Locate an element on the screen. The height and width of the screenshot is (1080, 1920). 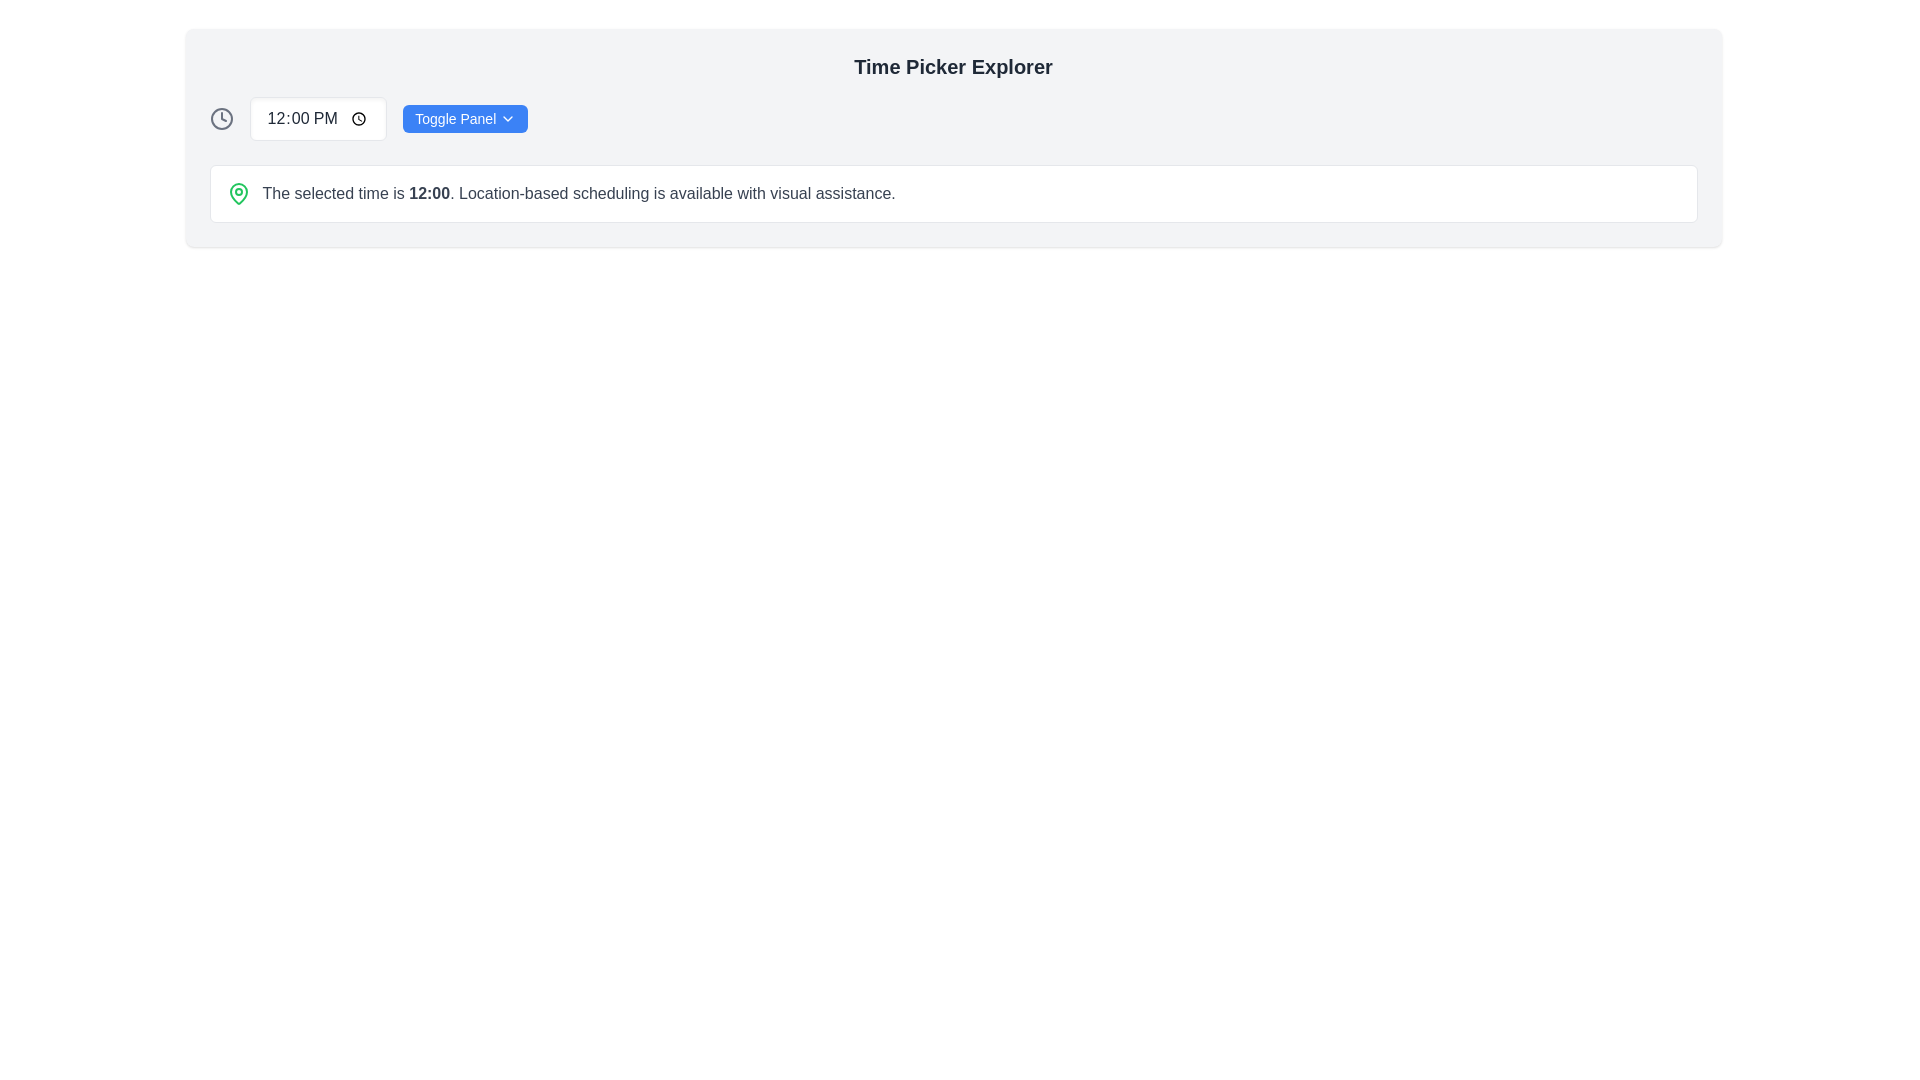
the Text Label that serves as a title or header for the time picking functionality, positioned at the top center above the 'Toggle Panel' button and time display is located at coordinates (952, 65).